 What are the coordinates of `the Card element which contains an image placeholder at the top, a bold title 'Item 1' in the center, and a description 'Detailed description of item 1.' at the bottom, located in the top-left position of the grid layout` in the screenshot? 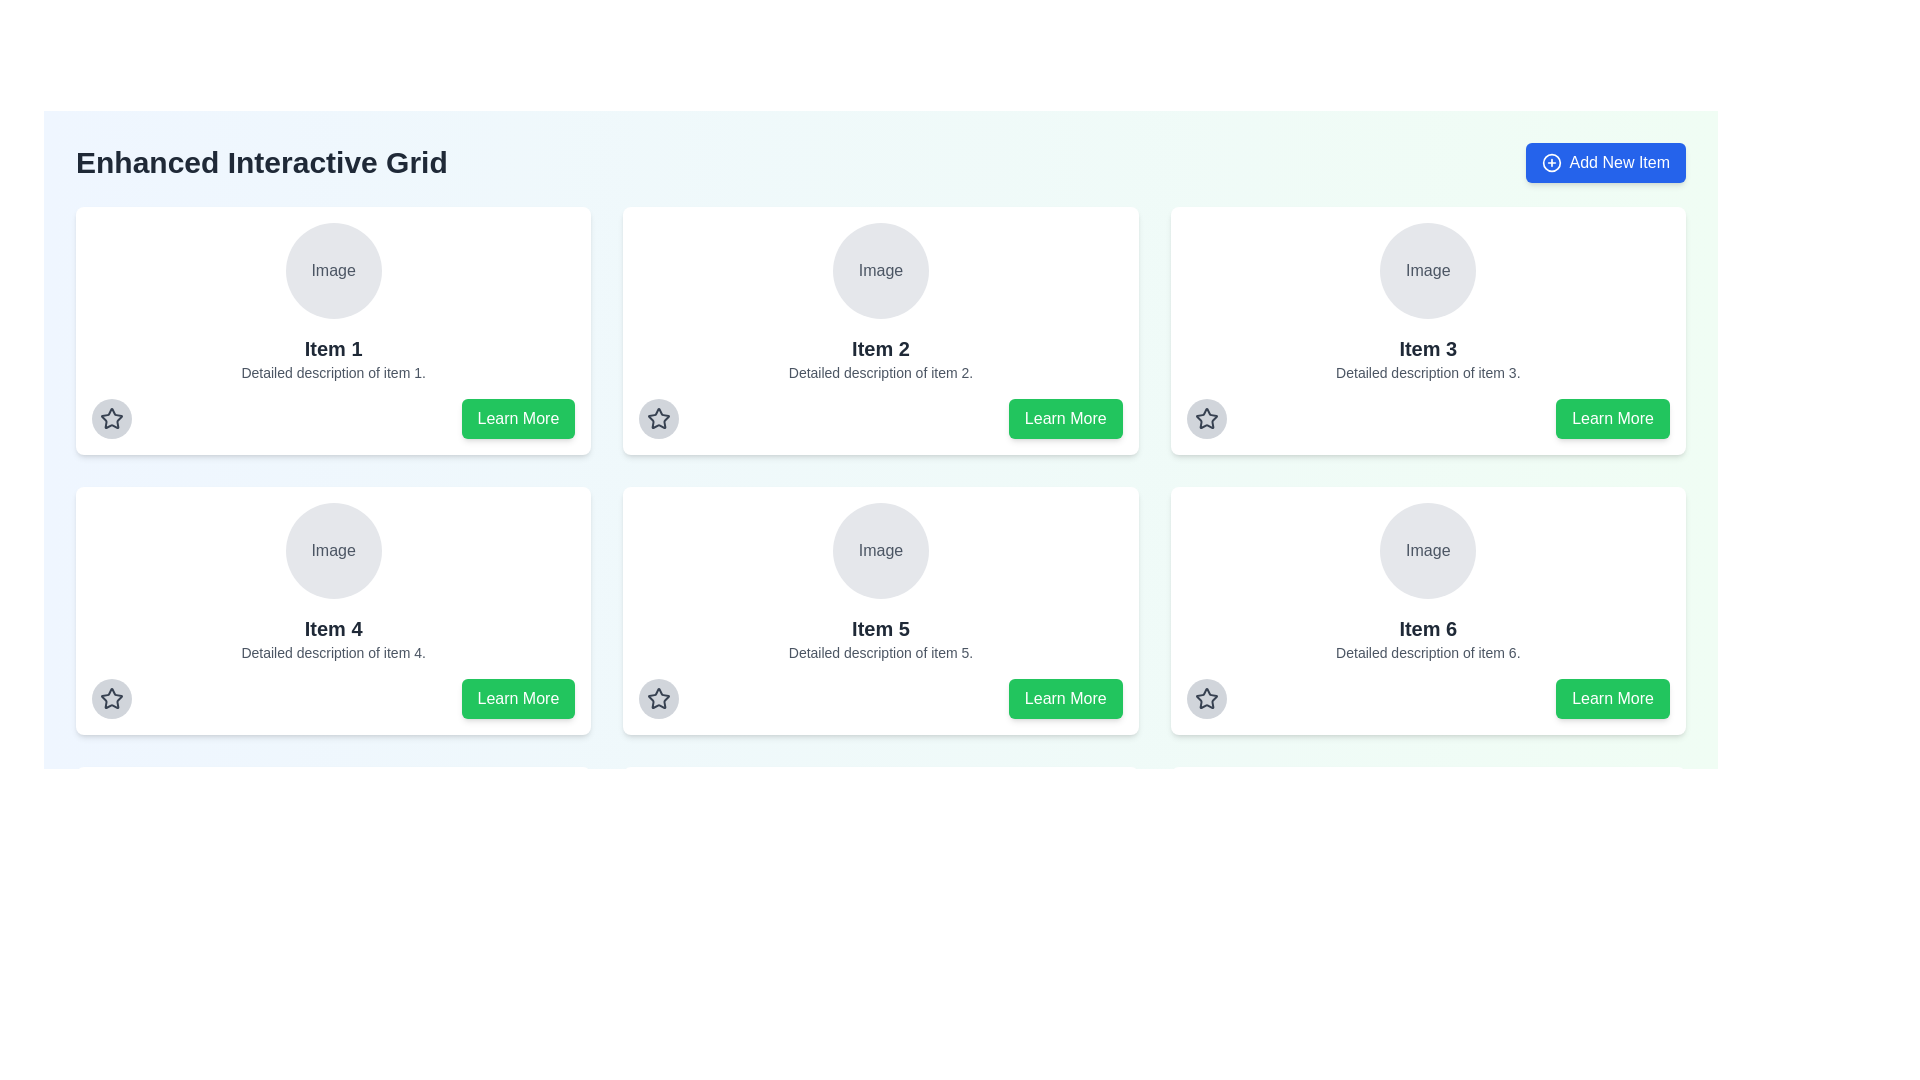 It's located at (333, 303).